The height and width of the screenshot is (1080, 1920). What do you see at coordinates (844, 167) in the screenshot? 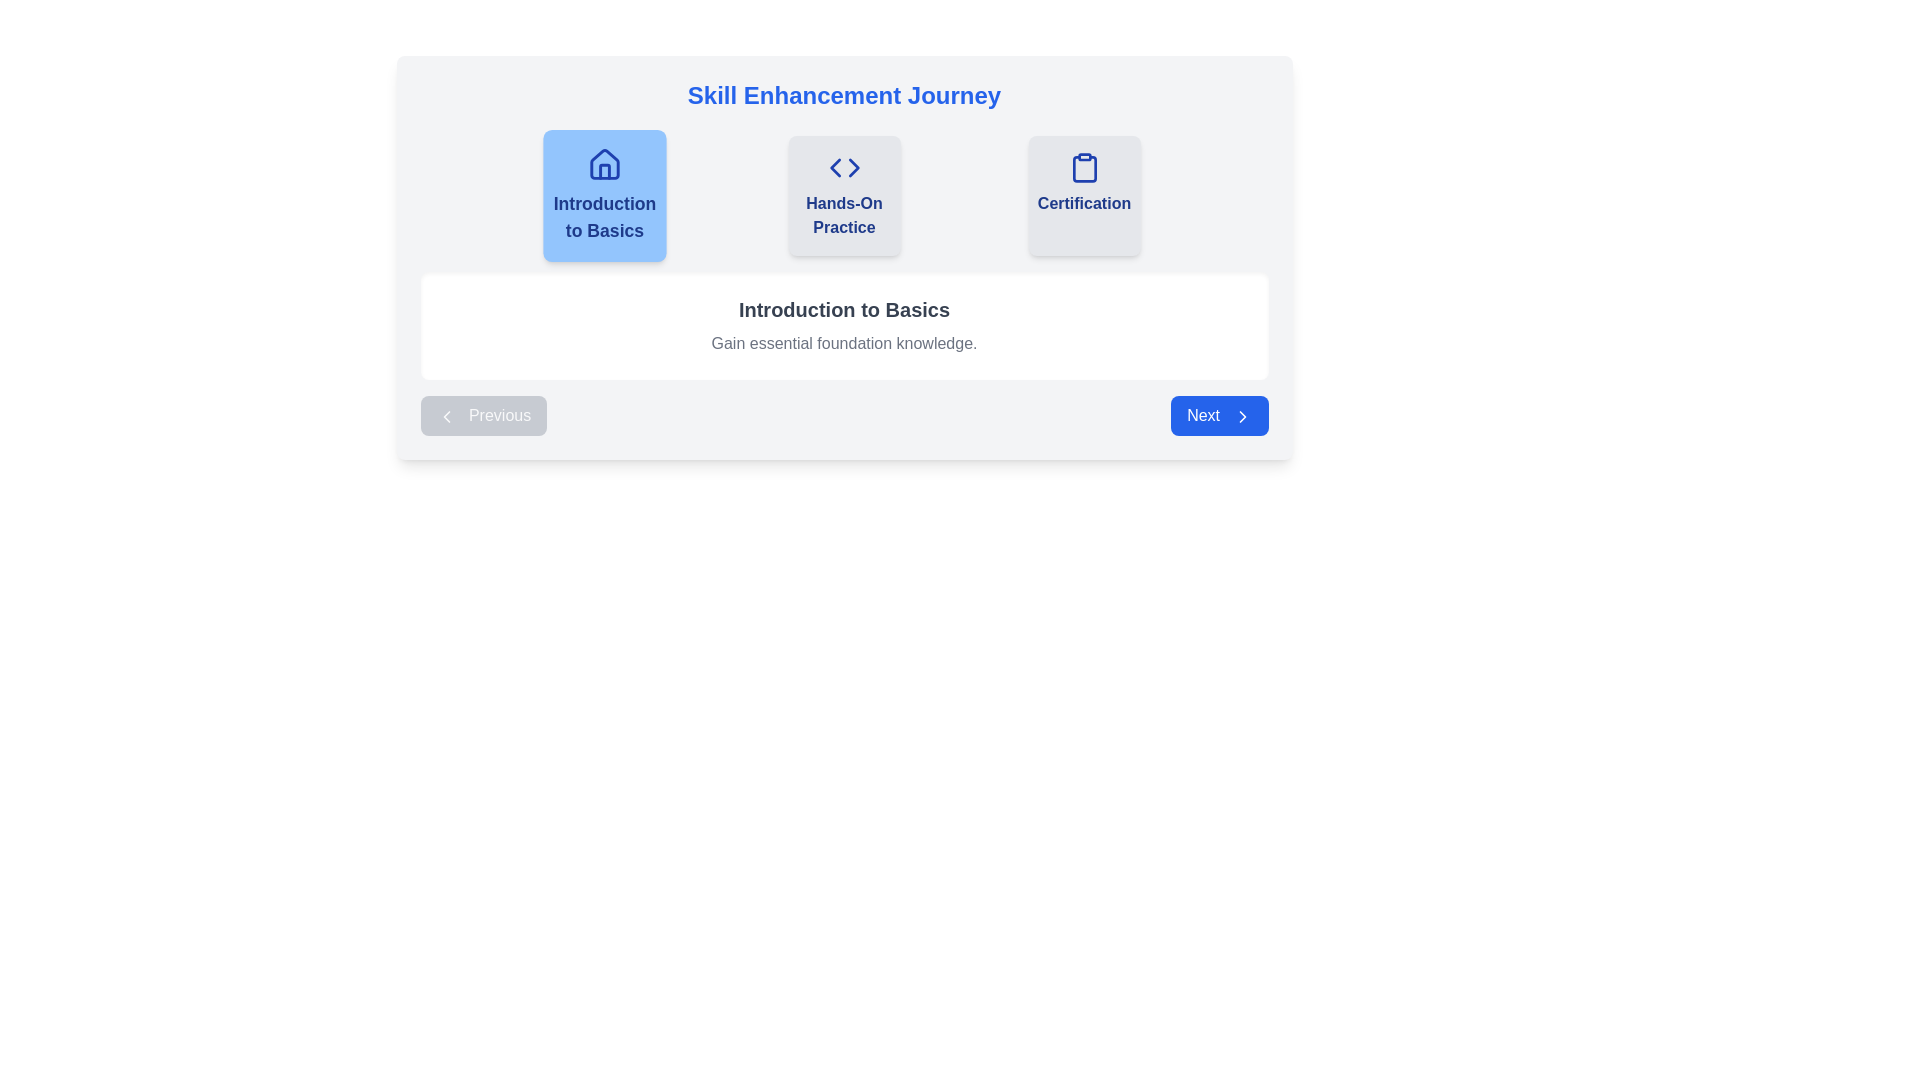
I see `the blue vector icon representing a pair of angled brackets (<>), which is centrally located within the 'Hands-On Practice' section of the interface` at bounding box center [844, 167].